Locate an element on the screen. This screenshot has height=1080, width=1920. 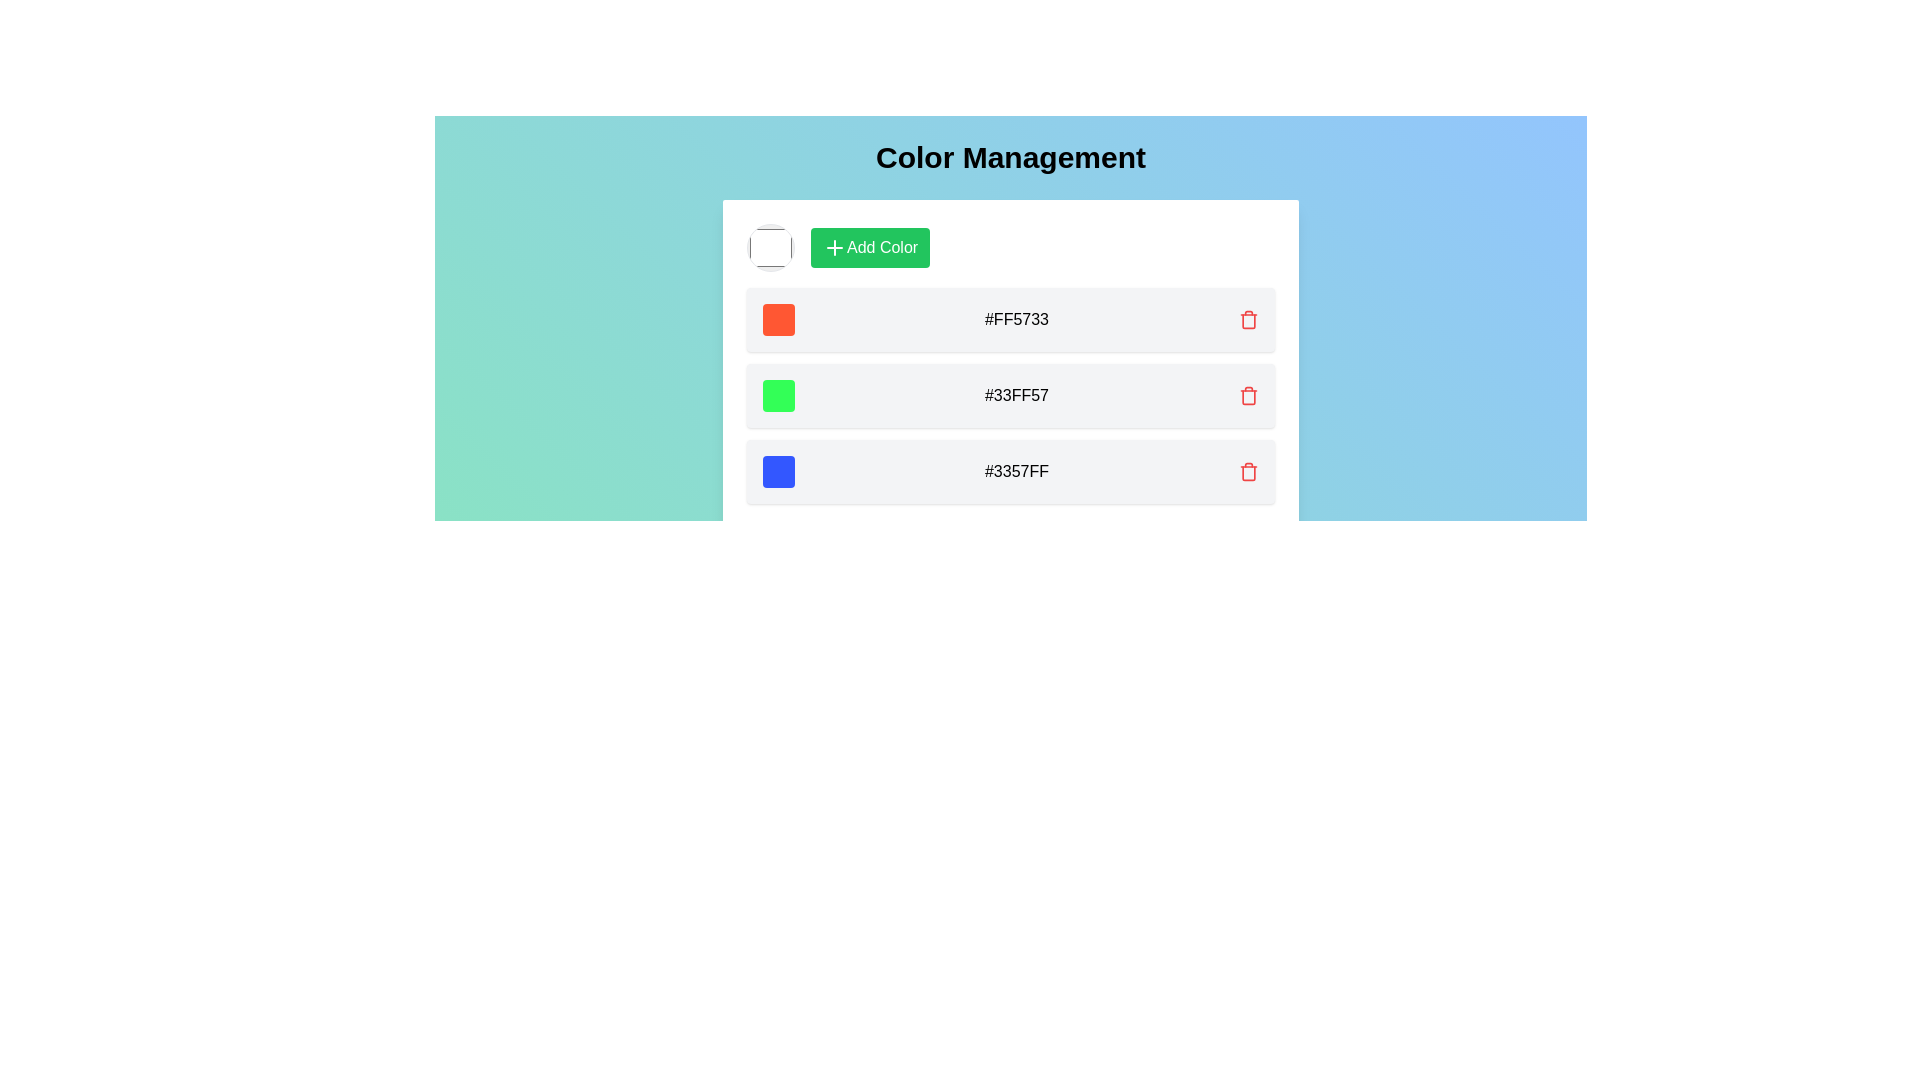
the text label displaying the hexadecimal color code '#FF5733' is located at coordinates (1017, 319).